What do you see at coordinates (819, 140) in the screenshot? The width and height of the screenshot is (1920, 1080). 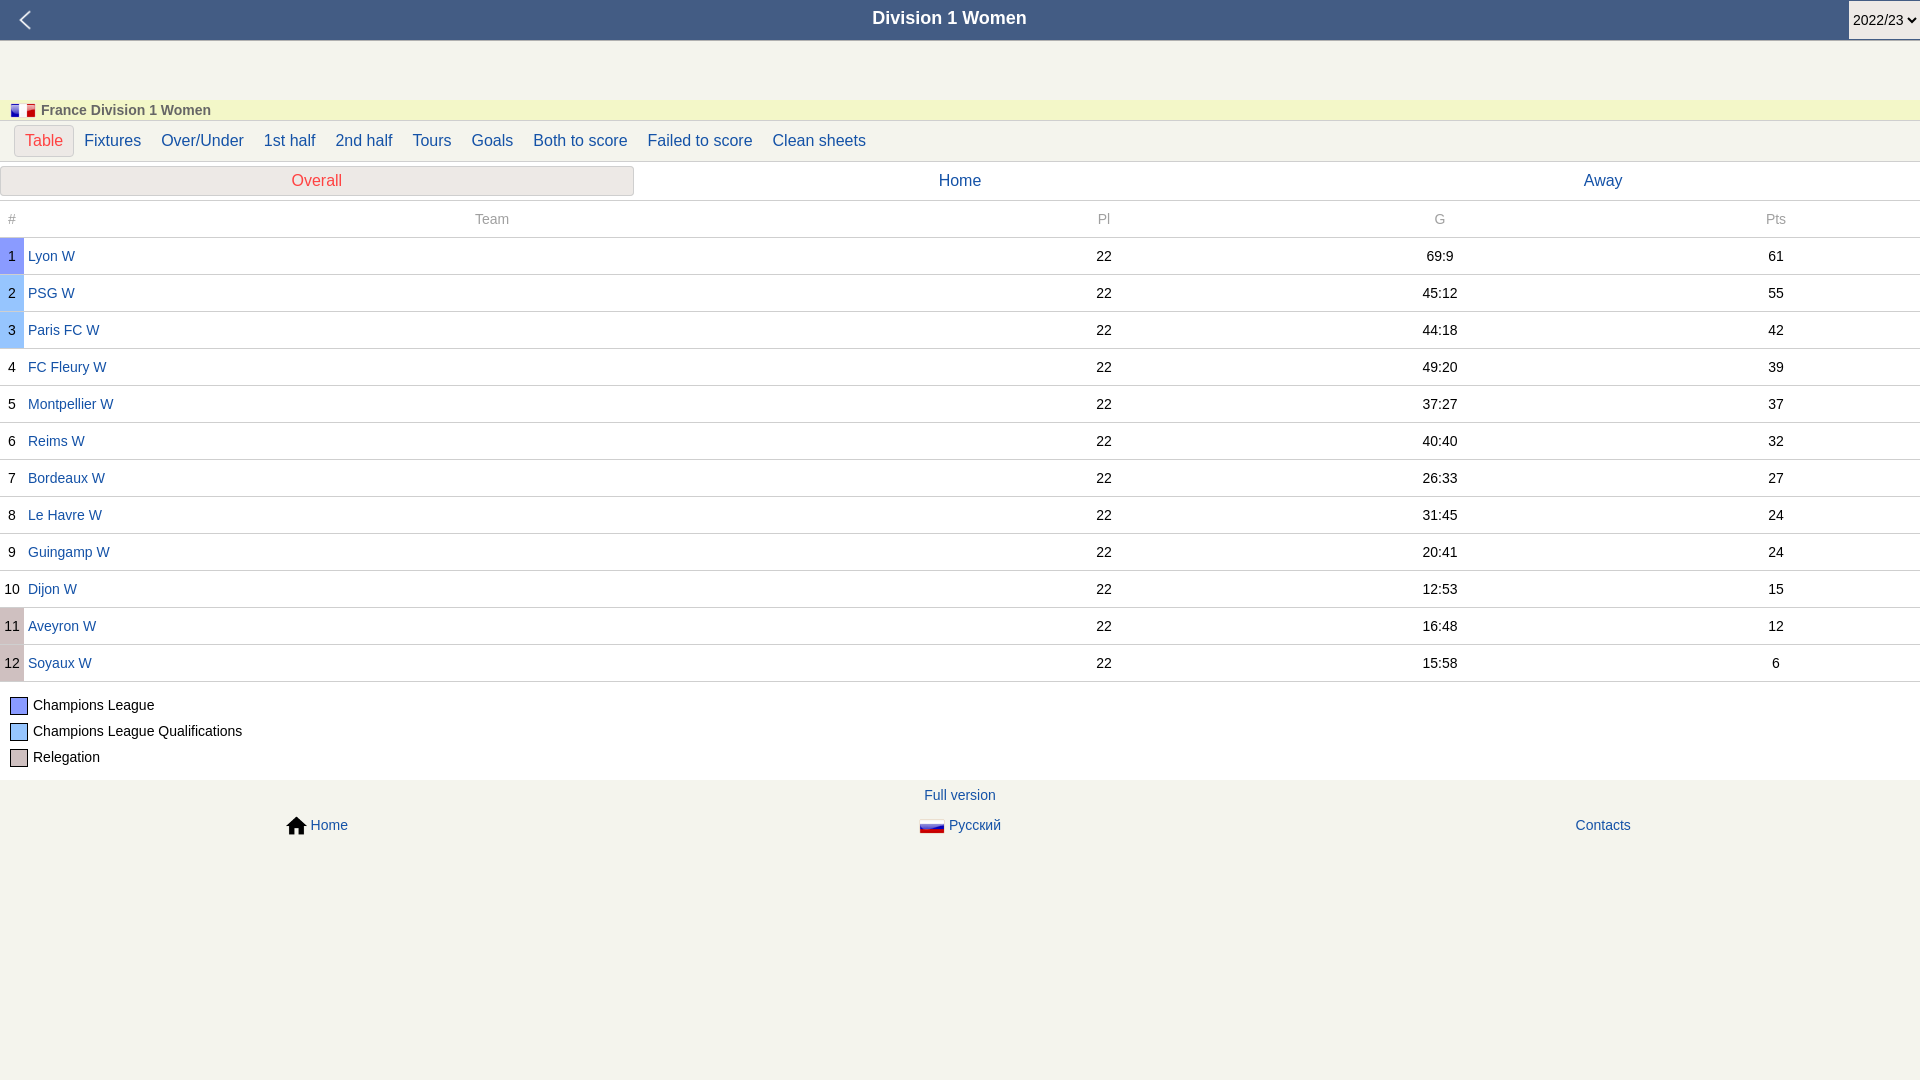 I see `'Clean sheets'` at bounding box center [819, 140].